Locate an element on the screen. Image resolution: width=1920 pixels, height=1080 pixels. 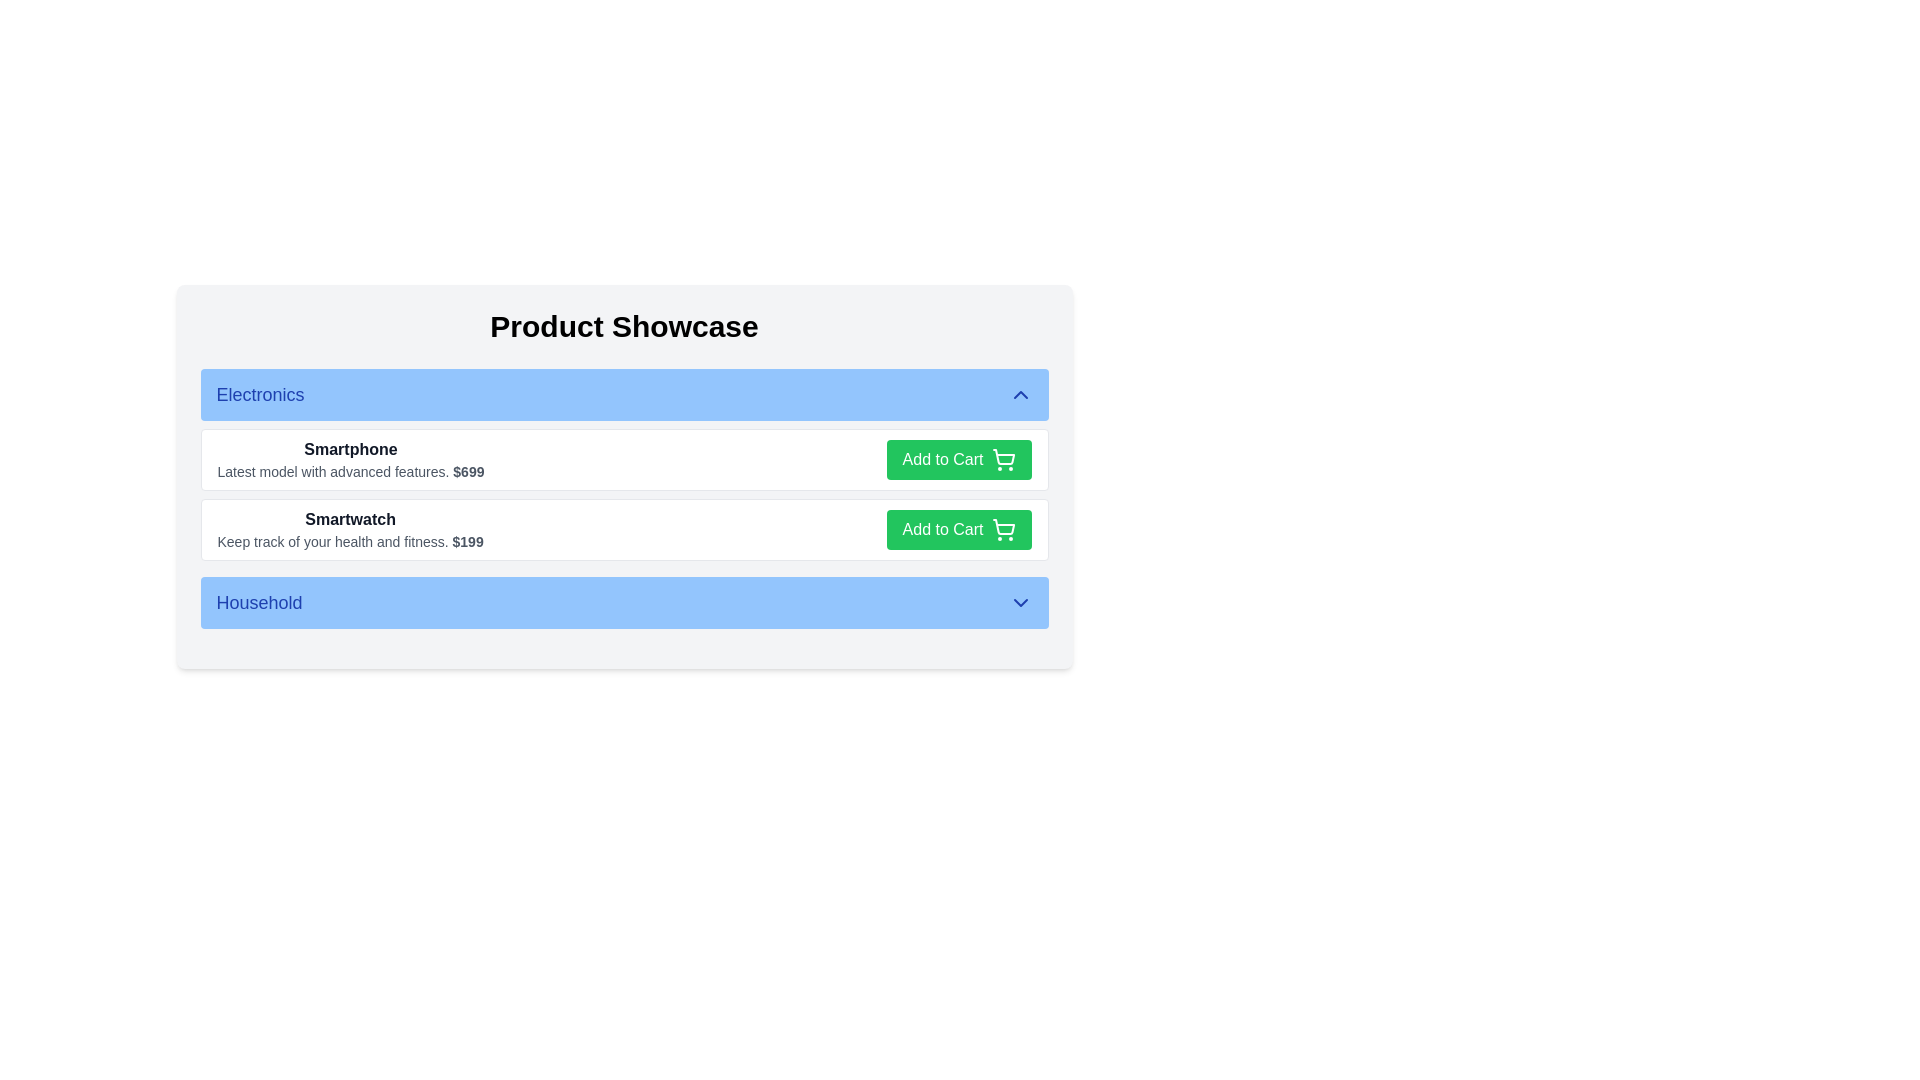
the shopping cart vector icon located within the 'Add to Cart' button for the 'Smartphone' product option in the 'Electronics' category is located at coordinates (1003, 457).